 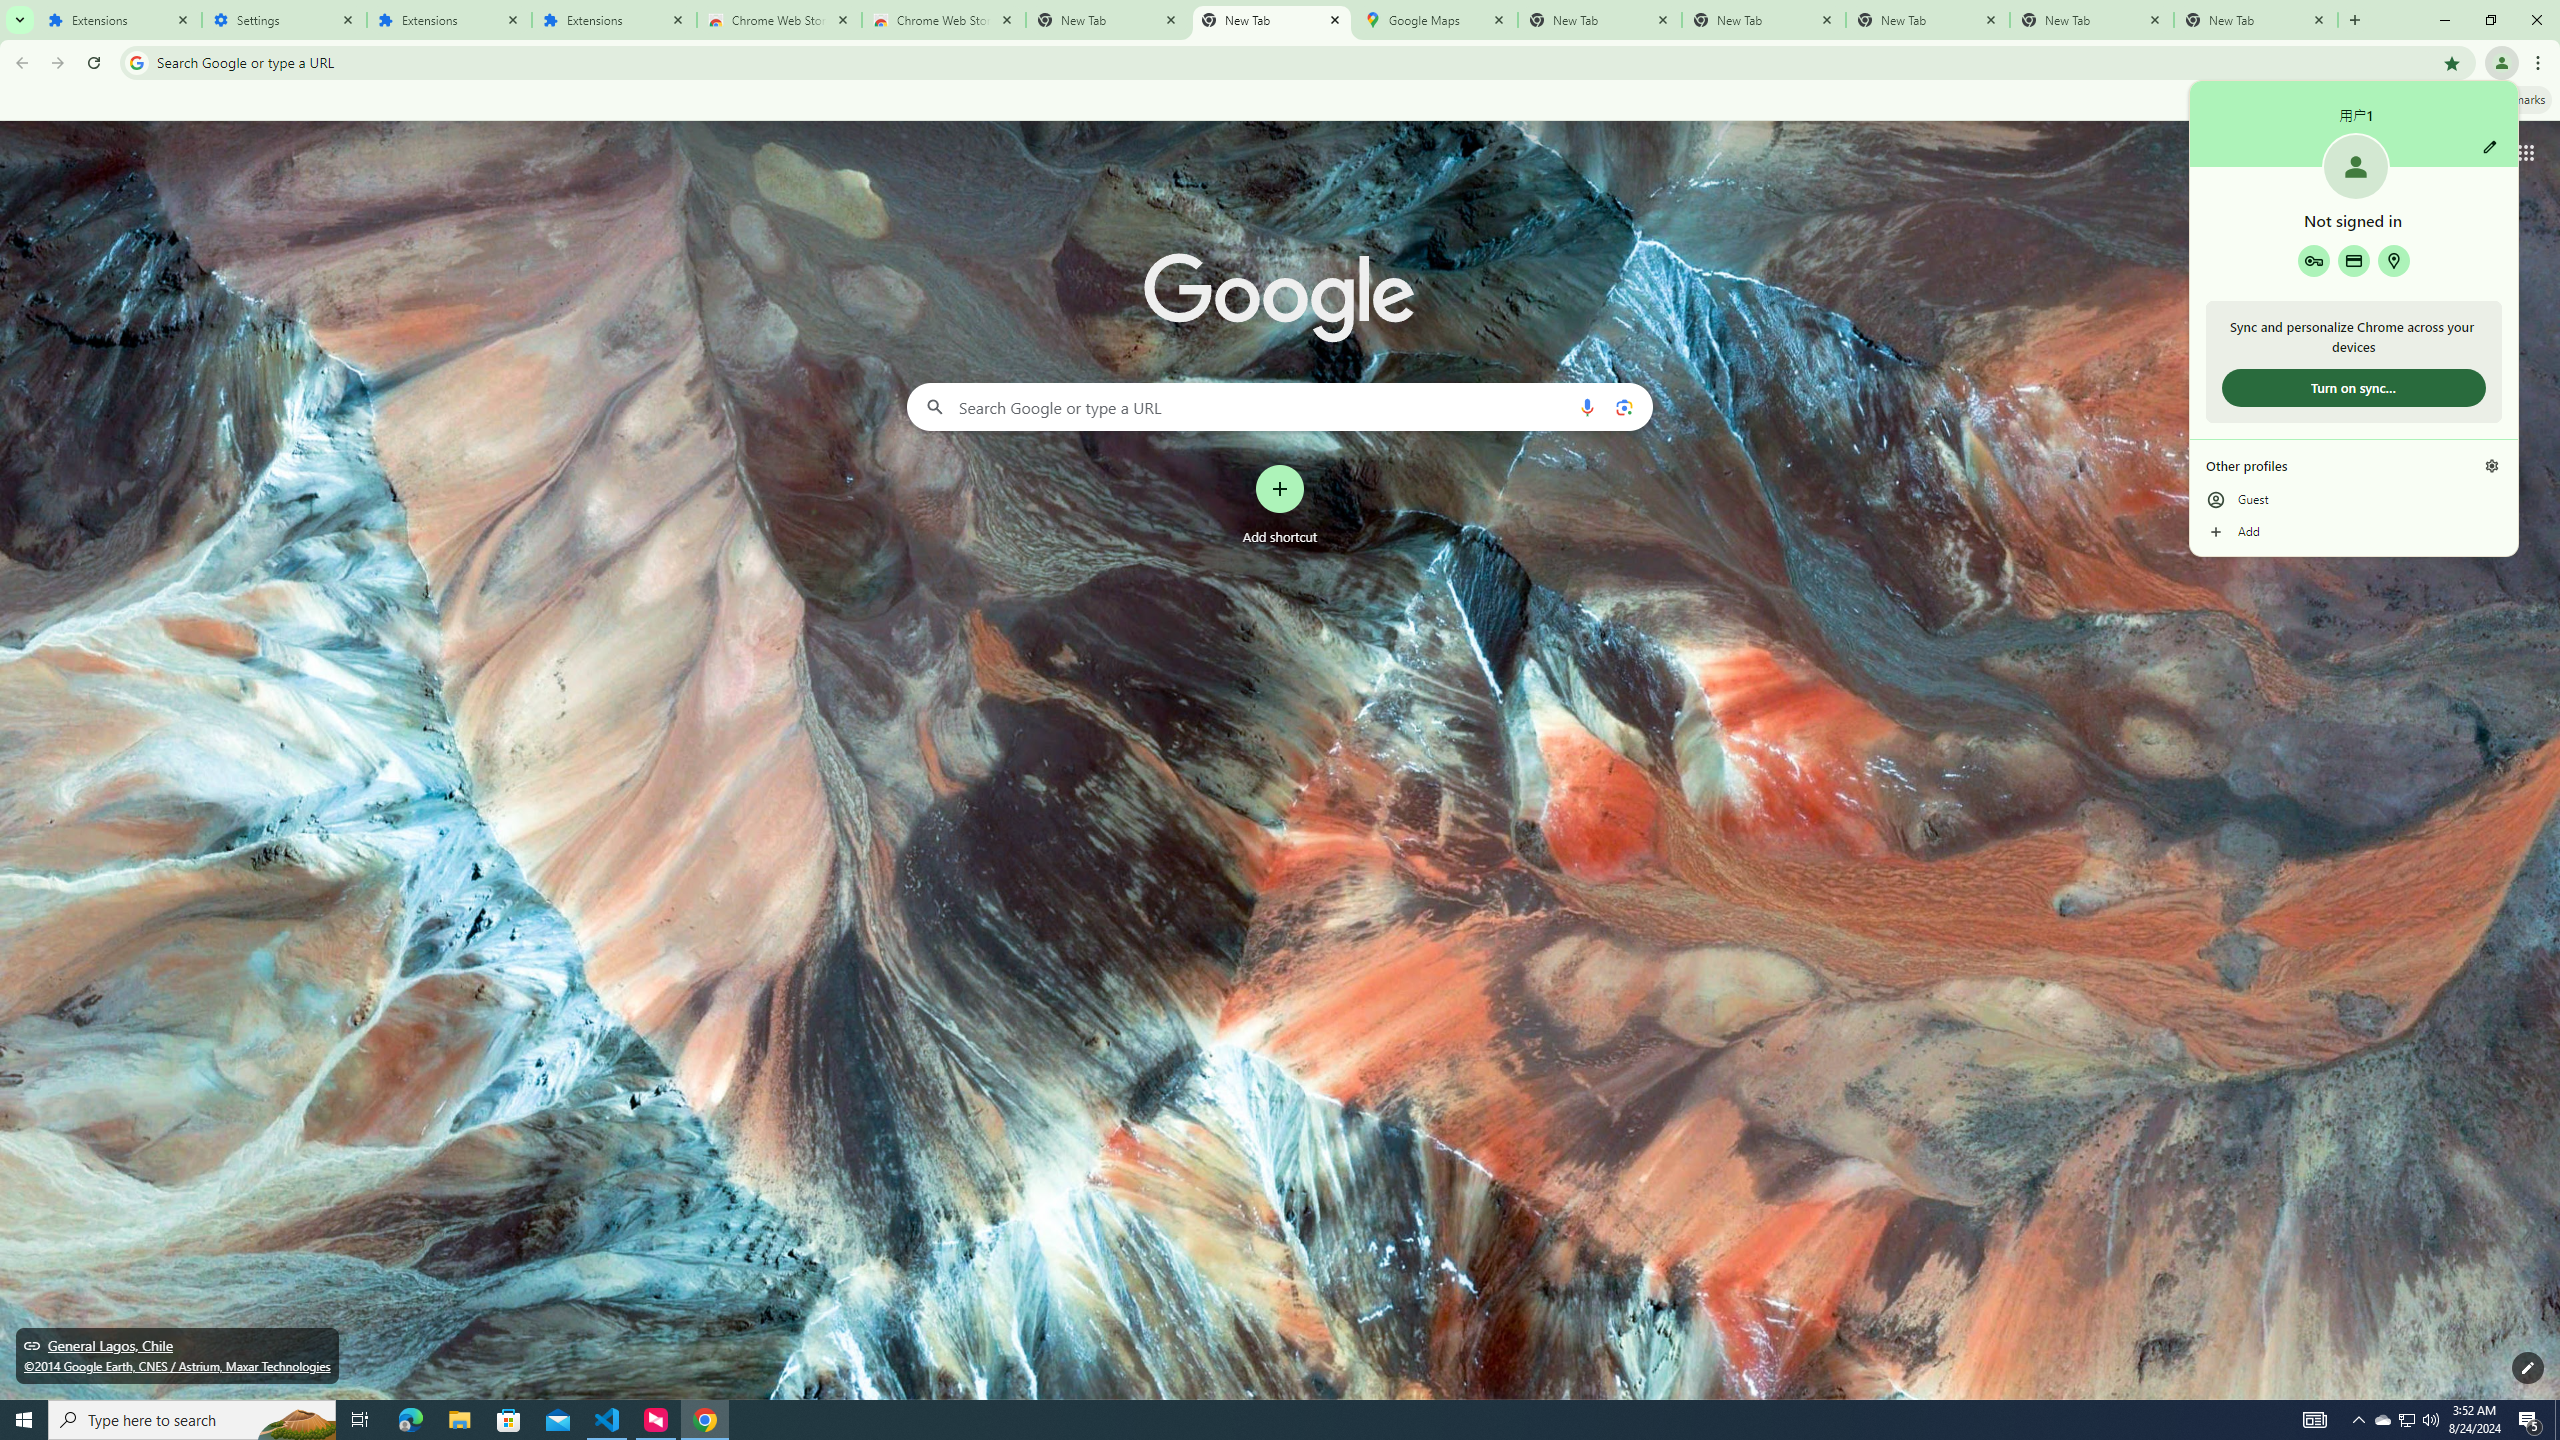 What do you see at coordinates (135, 61) in the screenshot?
I see `'Search icon'` at bounding box center [135, 61].